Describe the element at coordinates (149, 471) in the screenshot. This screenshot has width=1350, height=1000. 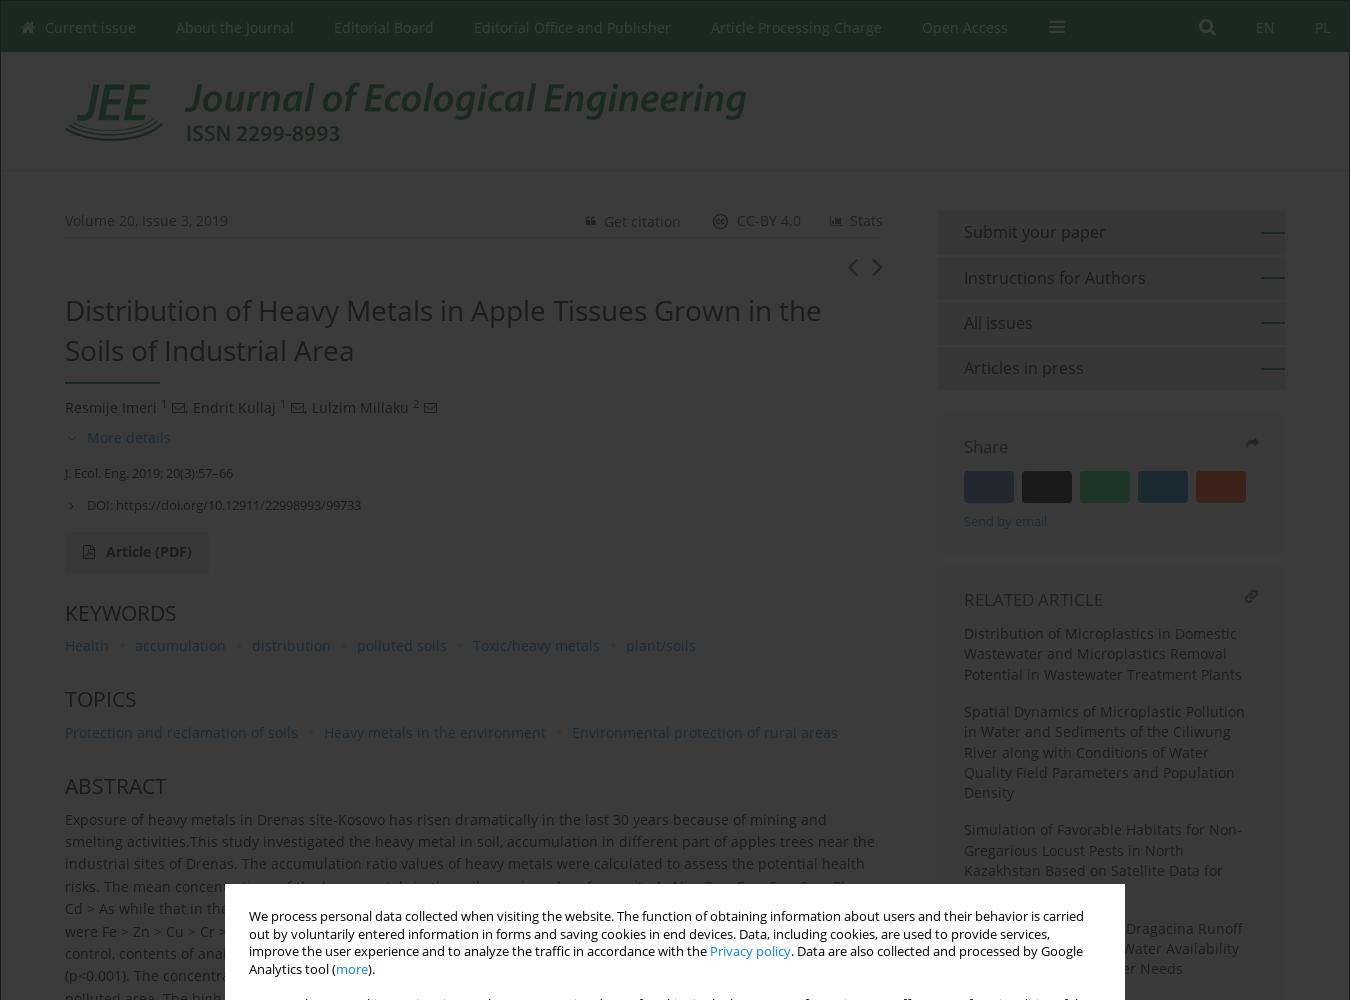
I see `'J. Ecol. Eng. 2019; 20(3):57–66'` at that location.